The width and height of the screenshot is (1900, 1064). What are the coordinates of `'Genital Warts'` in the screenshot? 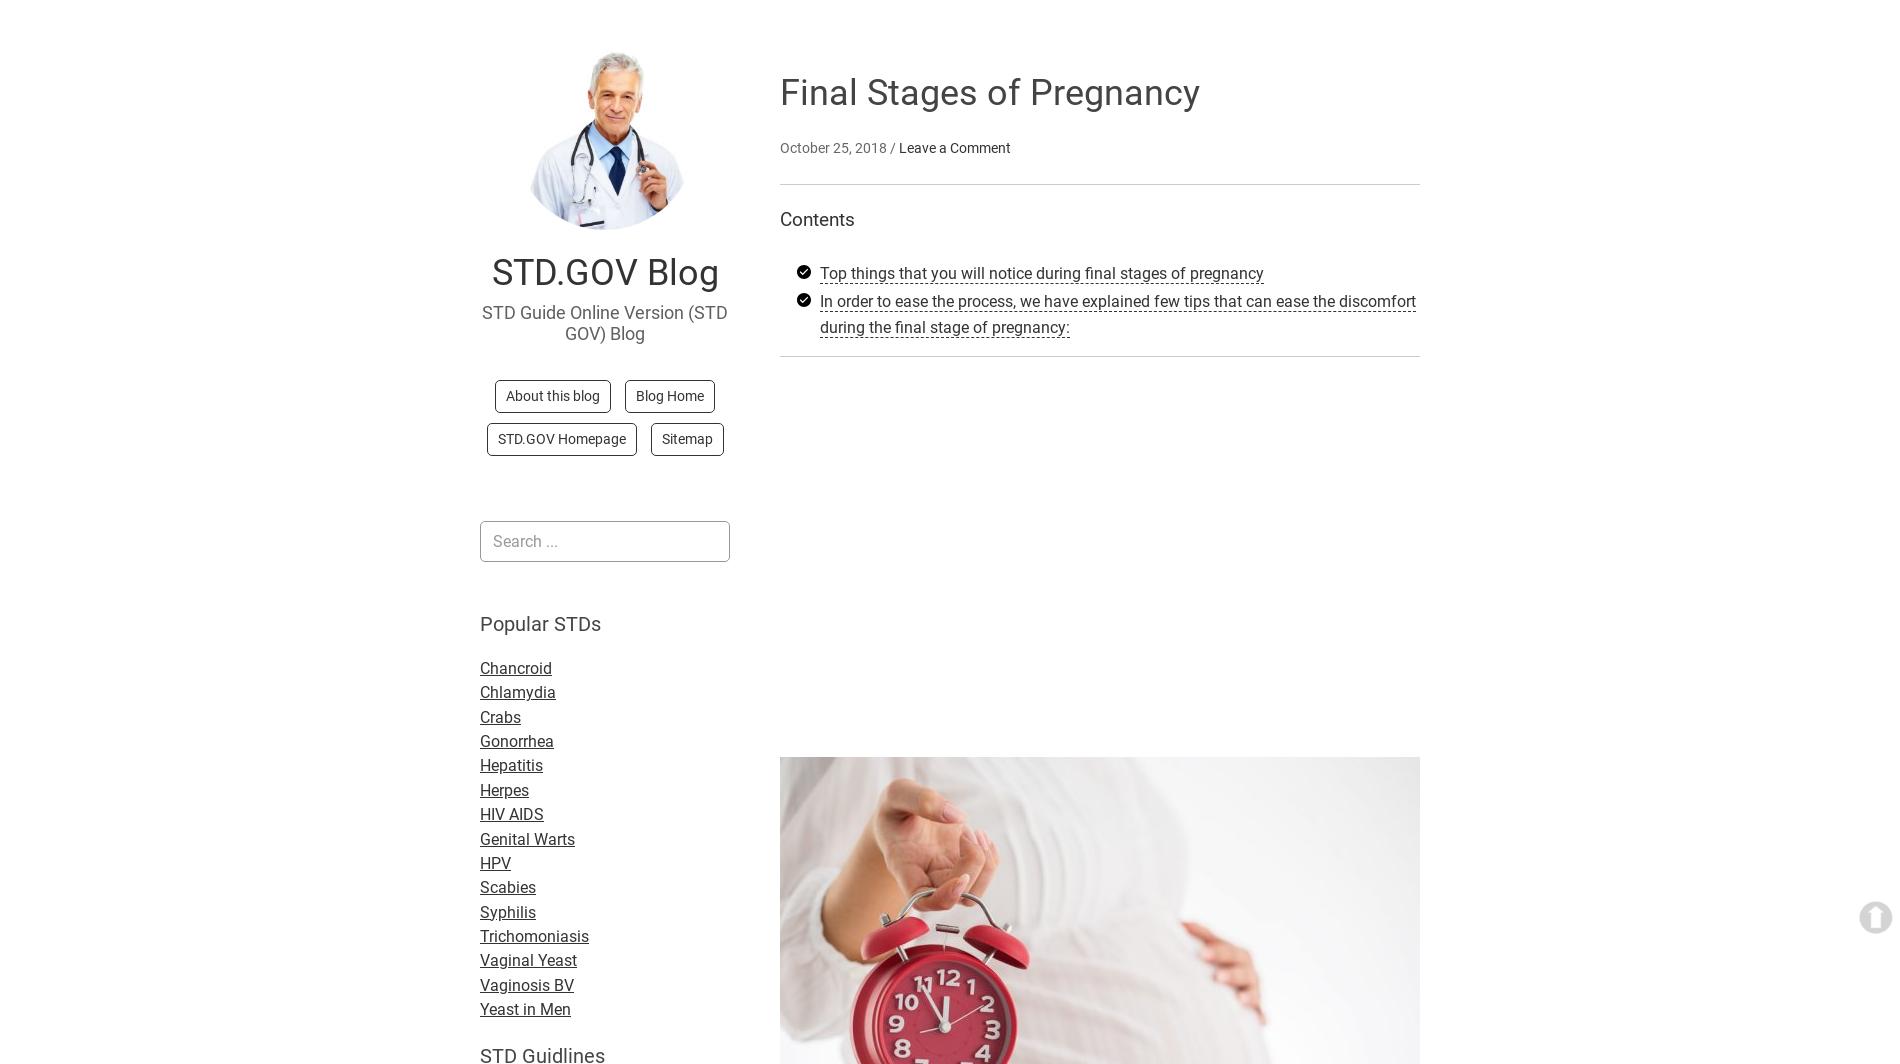 It's located at (527, 838).